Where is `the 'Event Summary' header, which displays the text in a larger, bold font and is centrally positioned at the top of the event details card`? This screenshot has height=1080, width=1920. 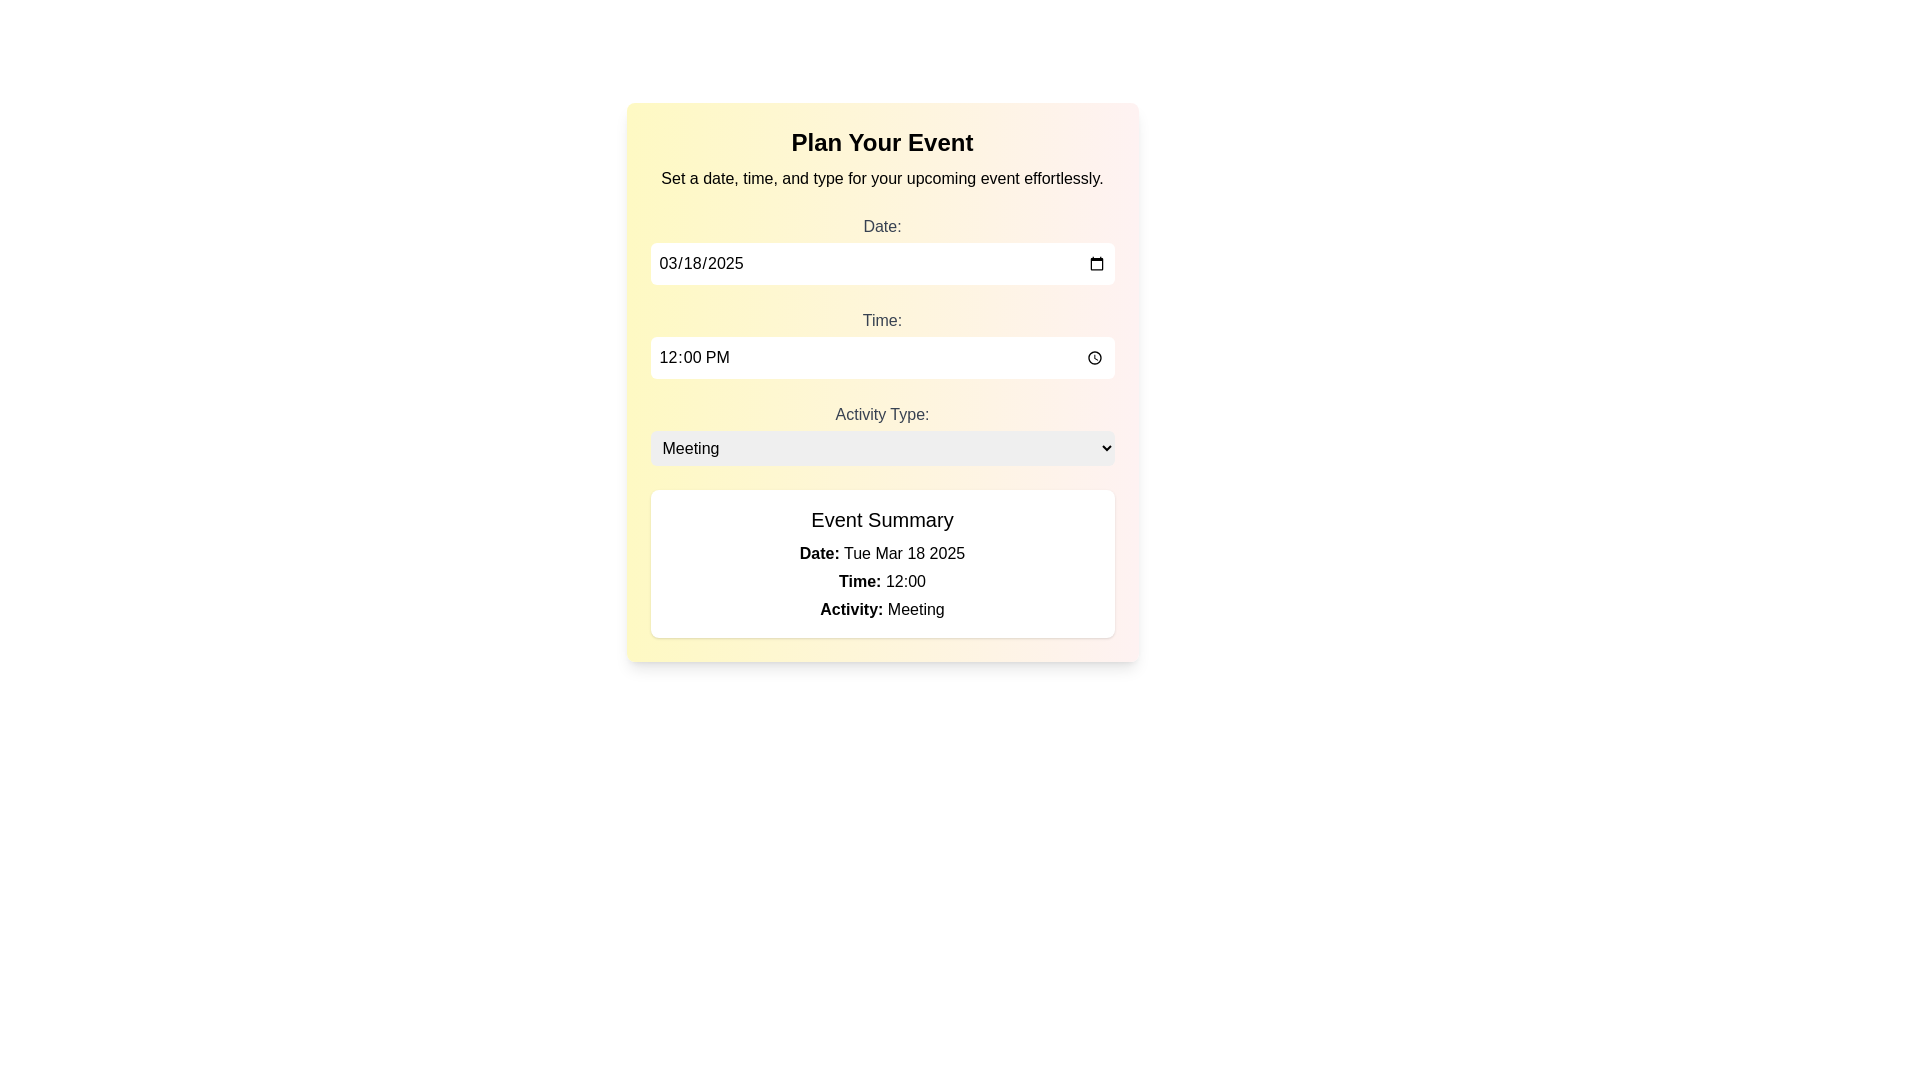
the 'Event Summary' header, which displays the text in a larger, bold font and is centrally positioned at the top of the event details card is located at coordinates (881, 519).